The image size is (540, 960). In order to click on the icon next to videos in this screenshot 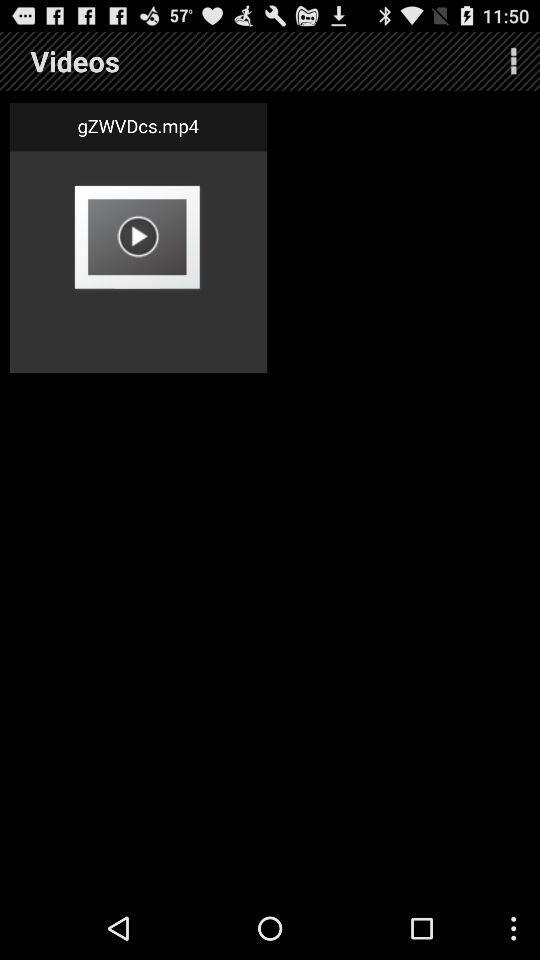, I will do `click(513, 61)`.